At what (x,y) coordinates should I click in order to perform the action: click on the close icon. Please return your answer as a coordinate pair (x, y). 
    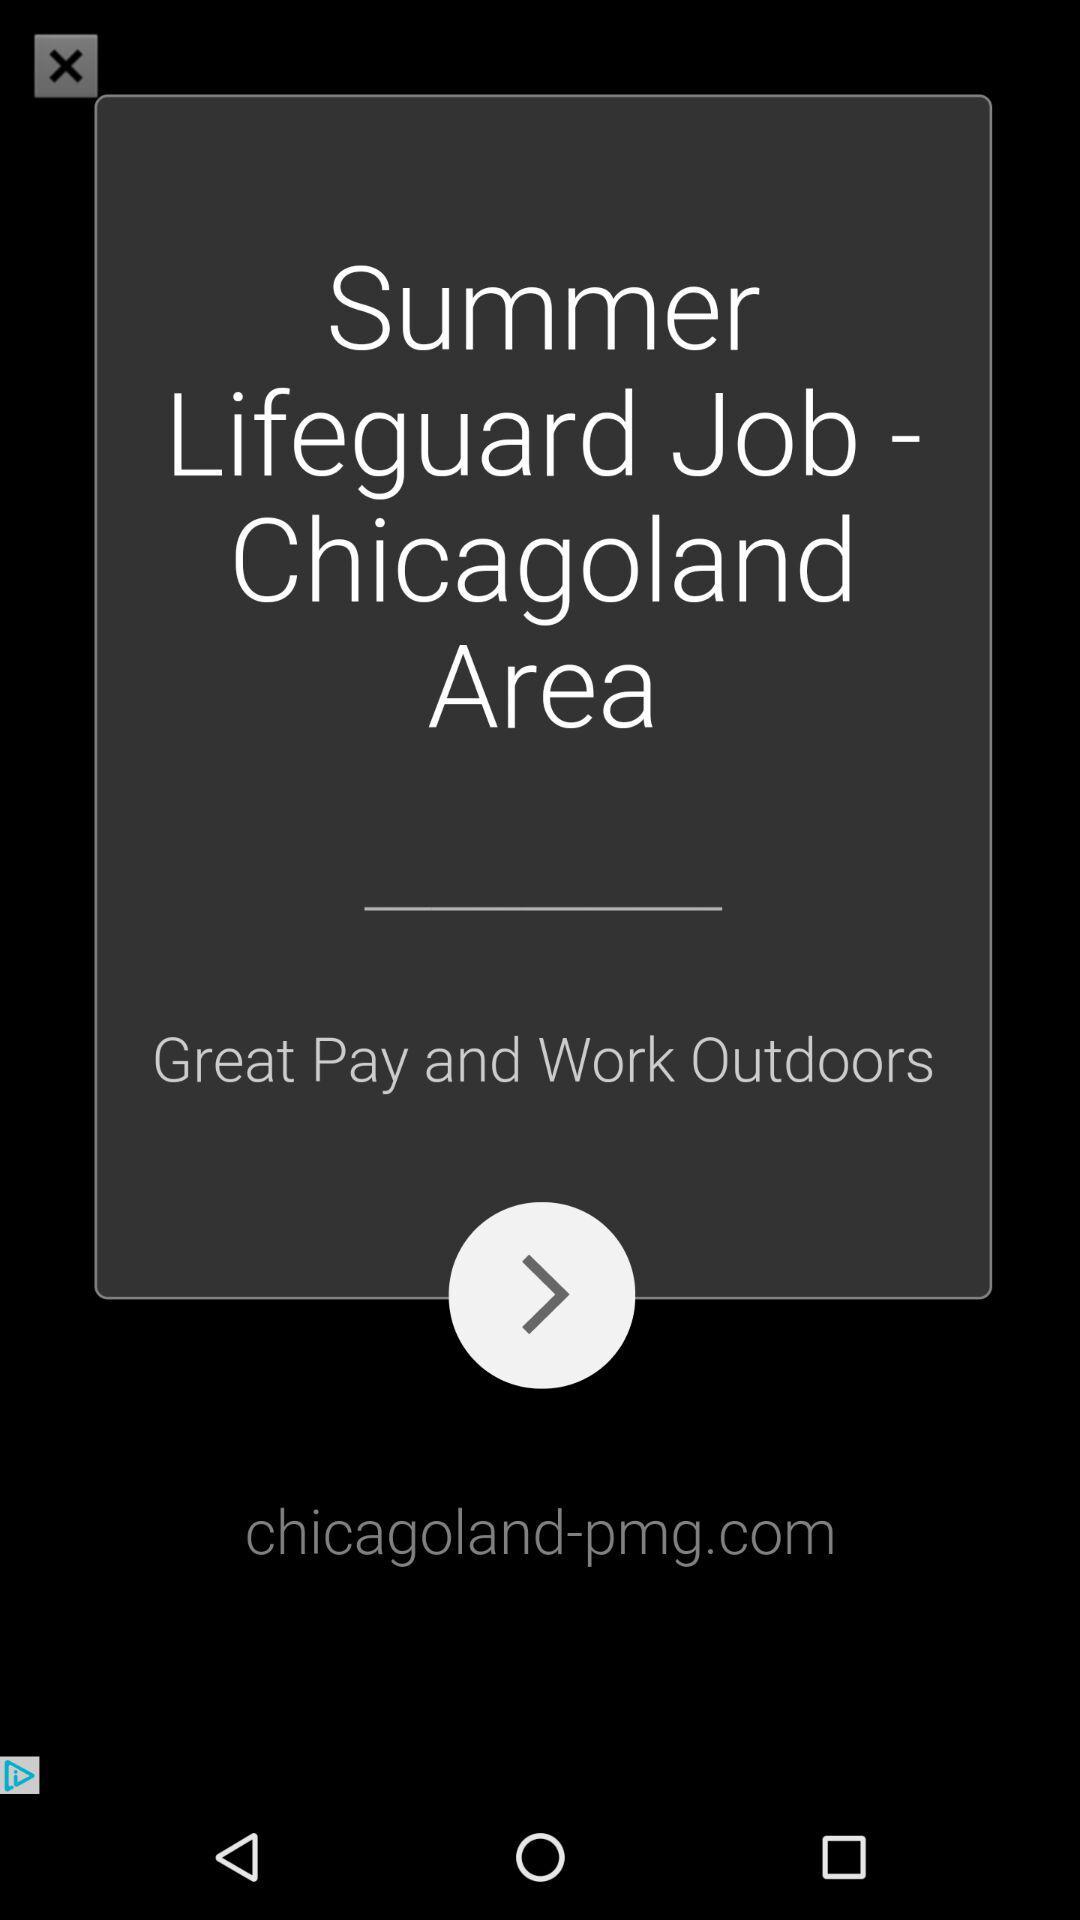
    Looking at the image, I should click on (64, 70).